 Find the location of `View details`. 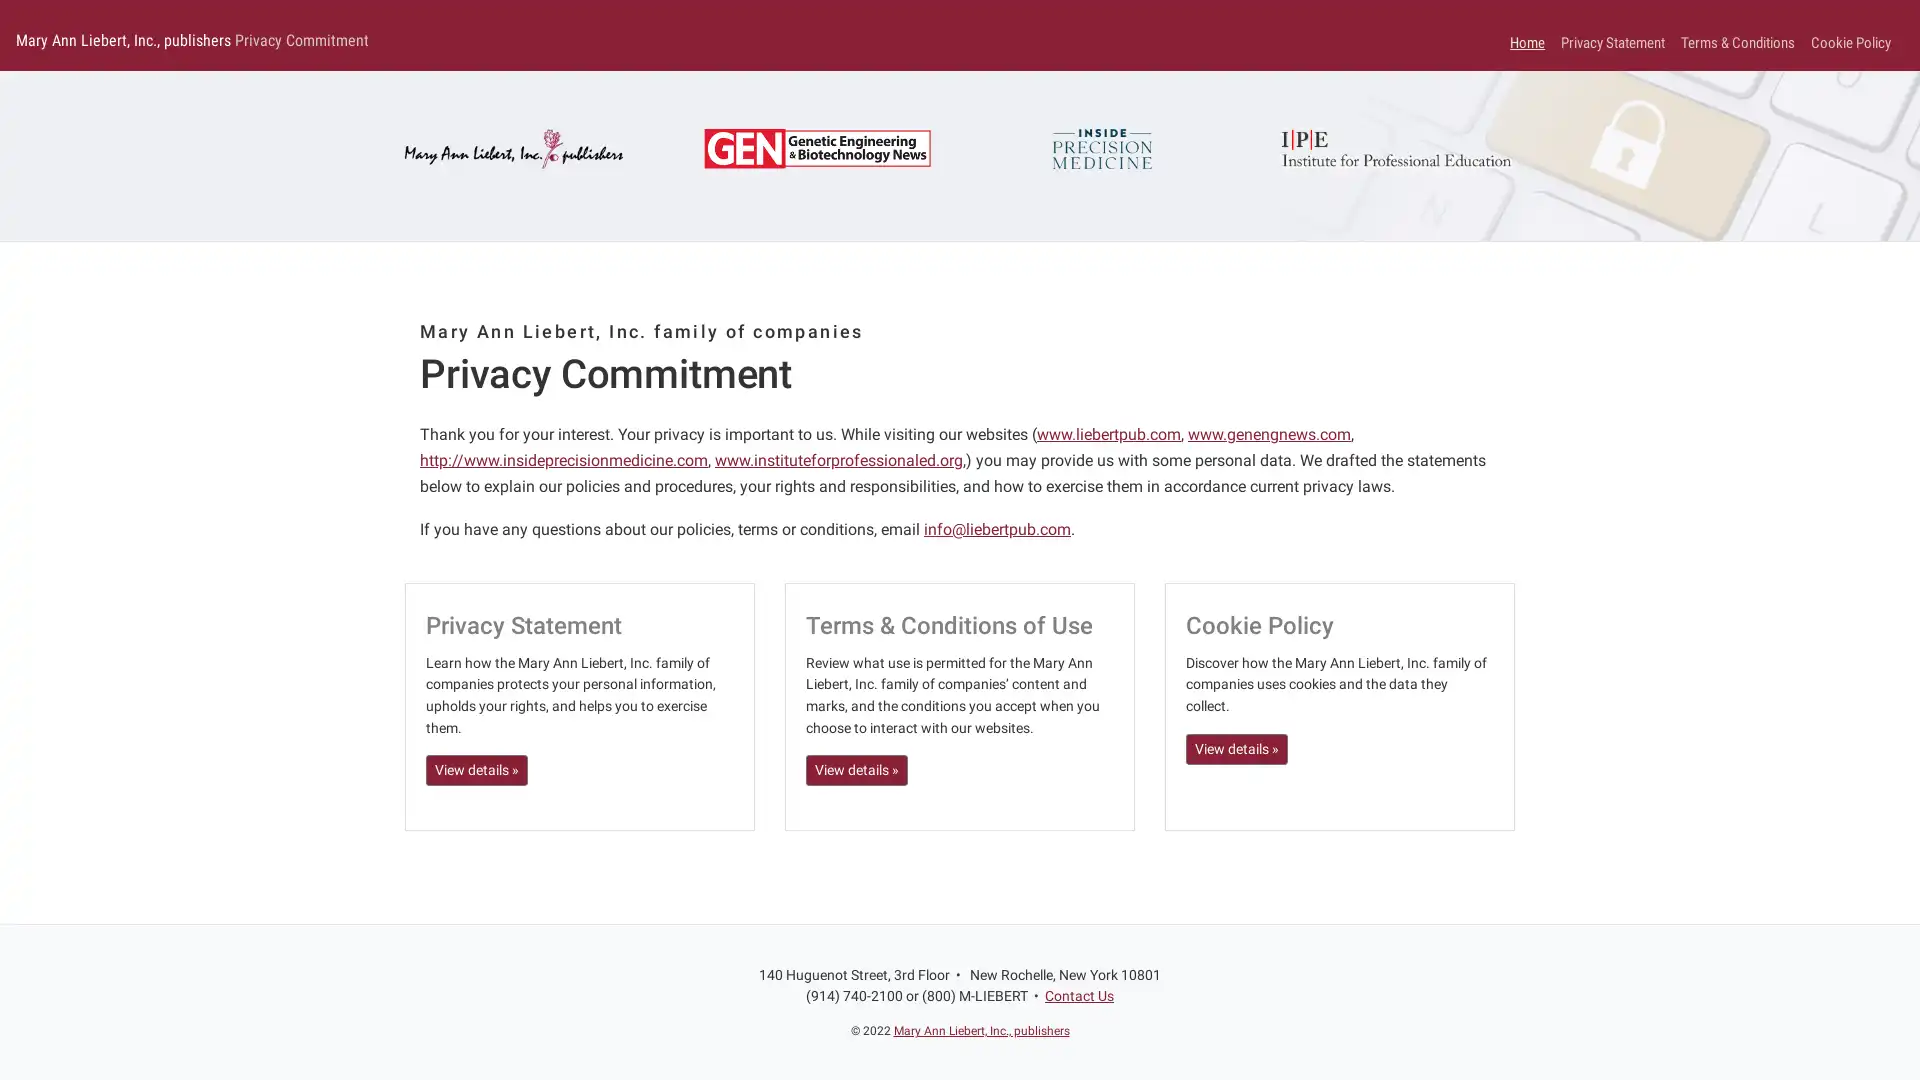

View details is located at coordinates (857, 769).